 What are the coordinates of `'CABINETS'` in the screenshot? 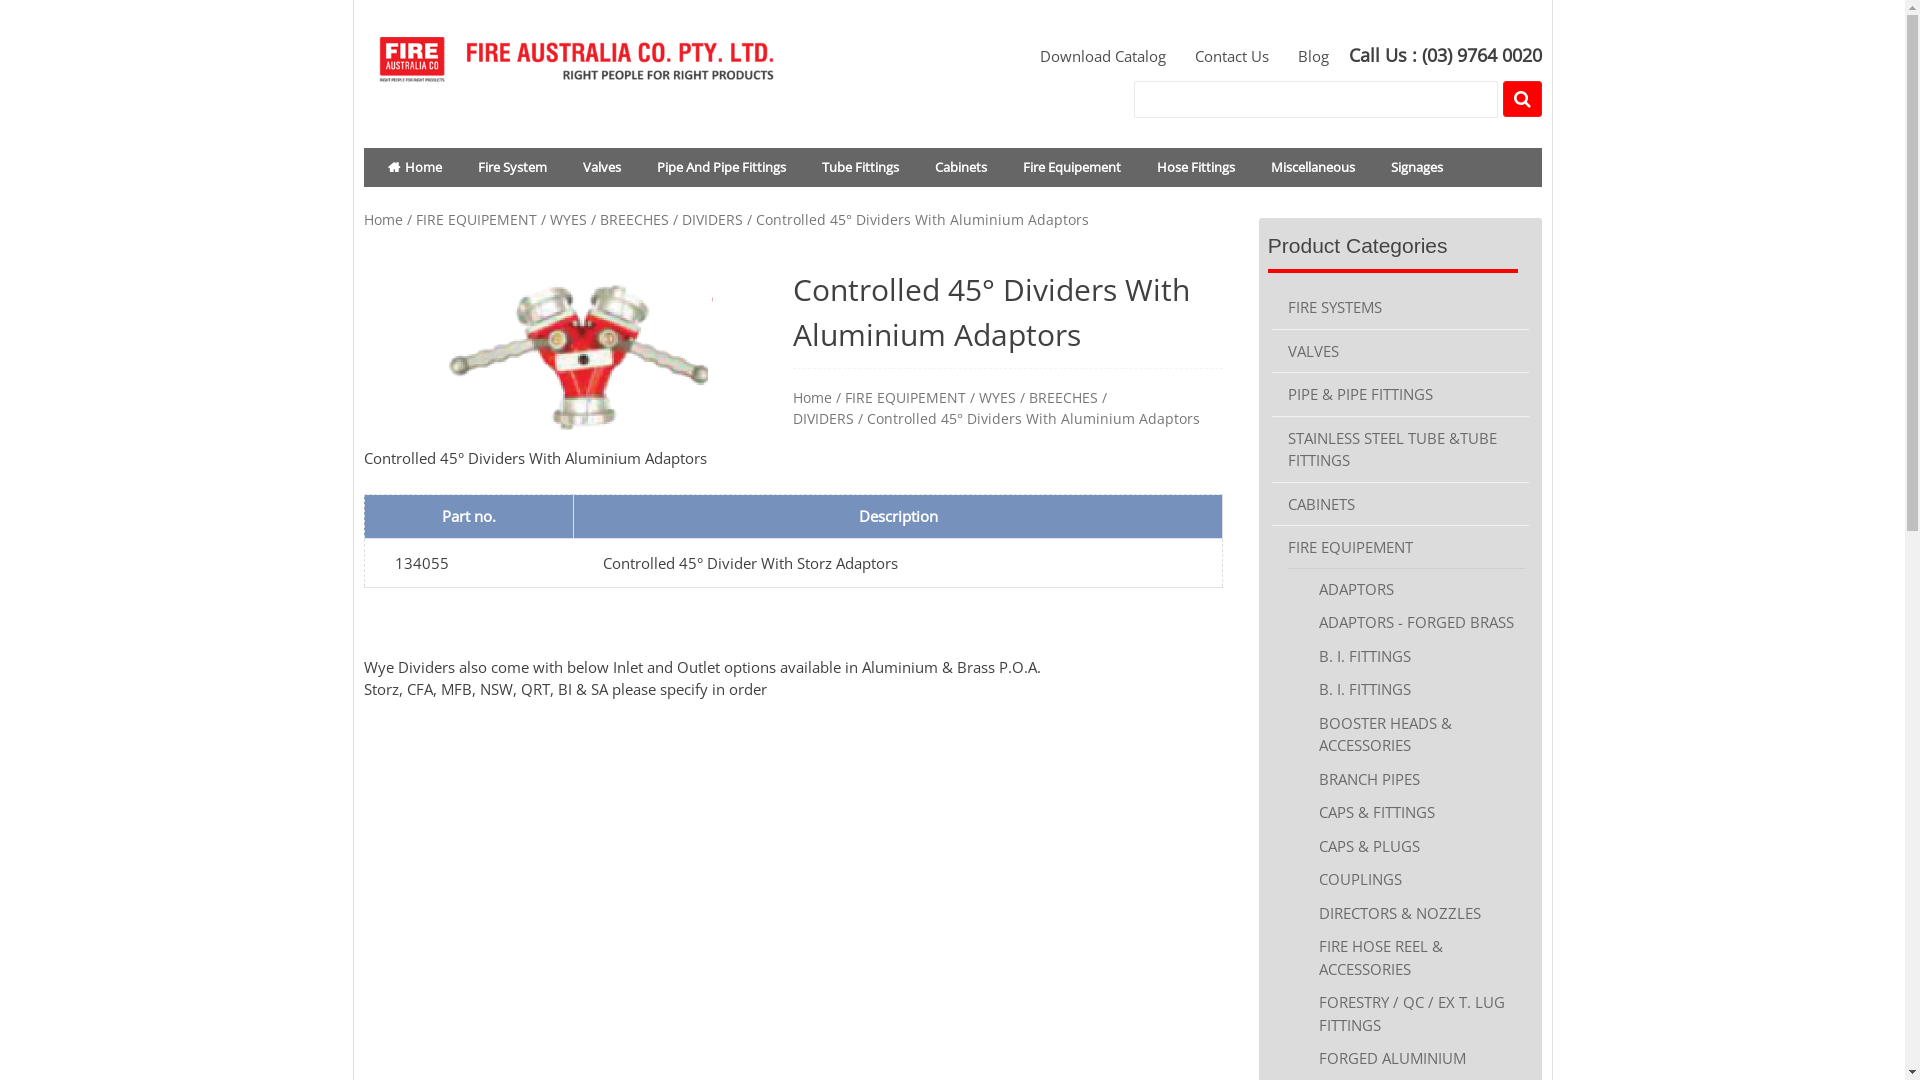 It's located at (1321, 503).